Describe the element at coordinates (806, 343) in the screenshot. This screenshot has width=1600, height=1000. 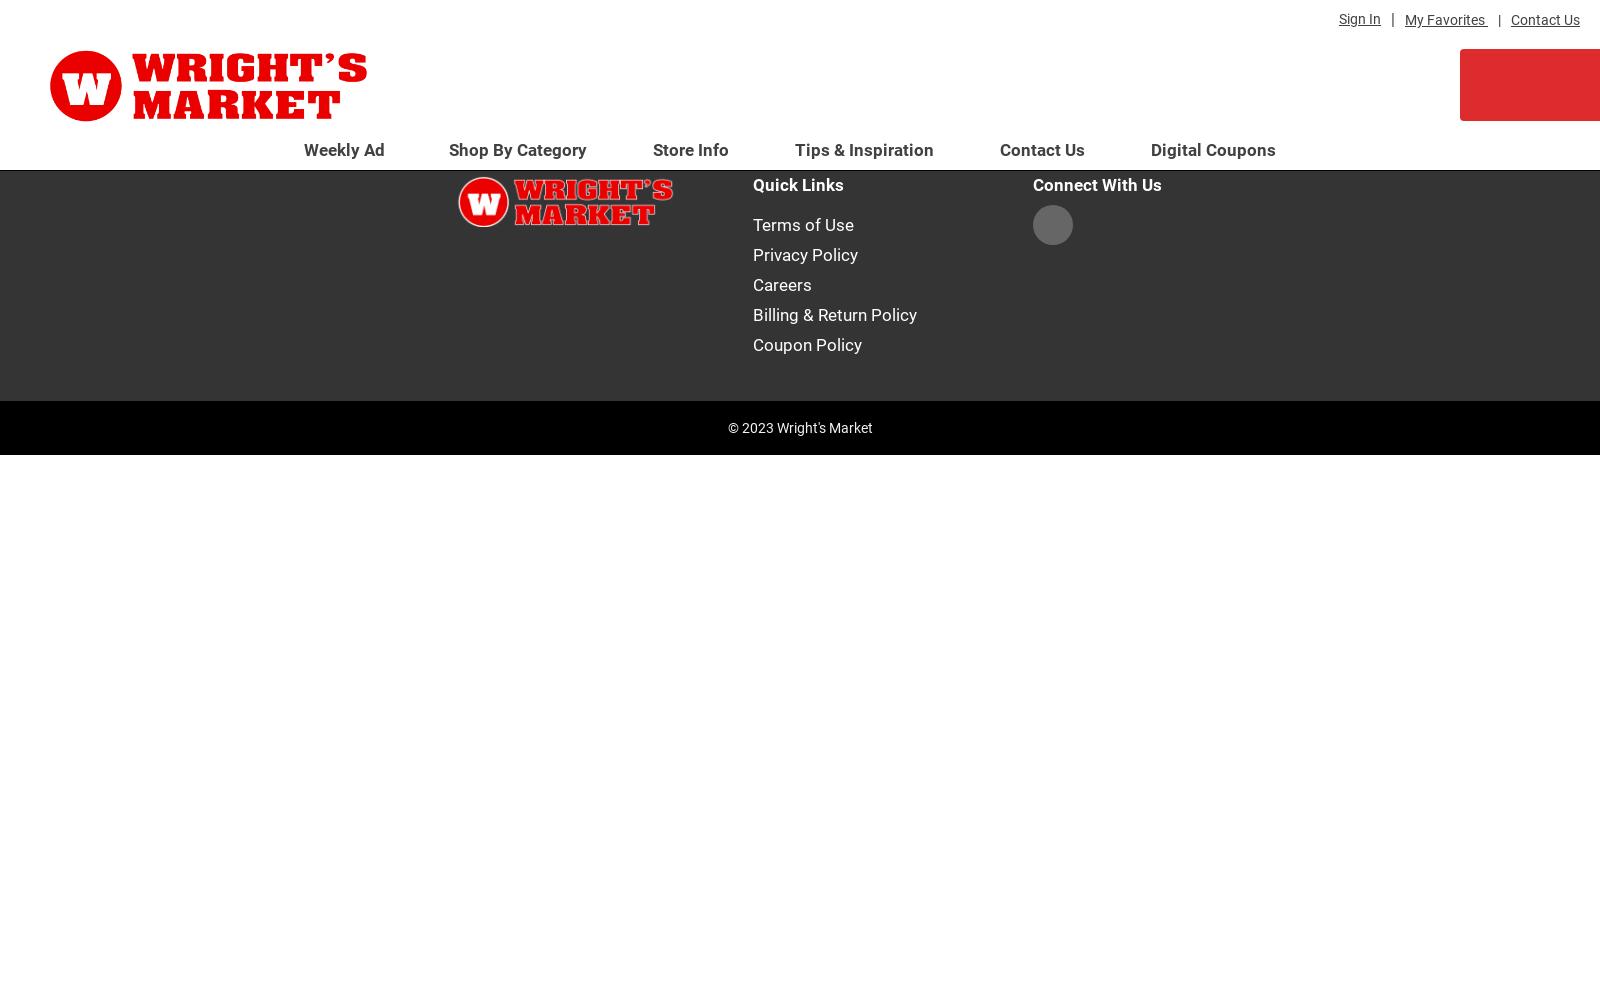
I see `'Coupon Policy'` at that location.